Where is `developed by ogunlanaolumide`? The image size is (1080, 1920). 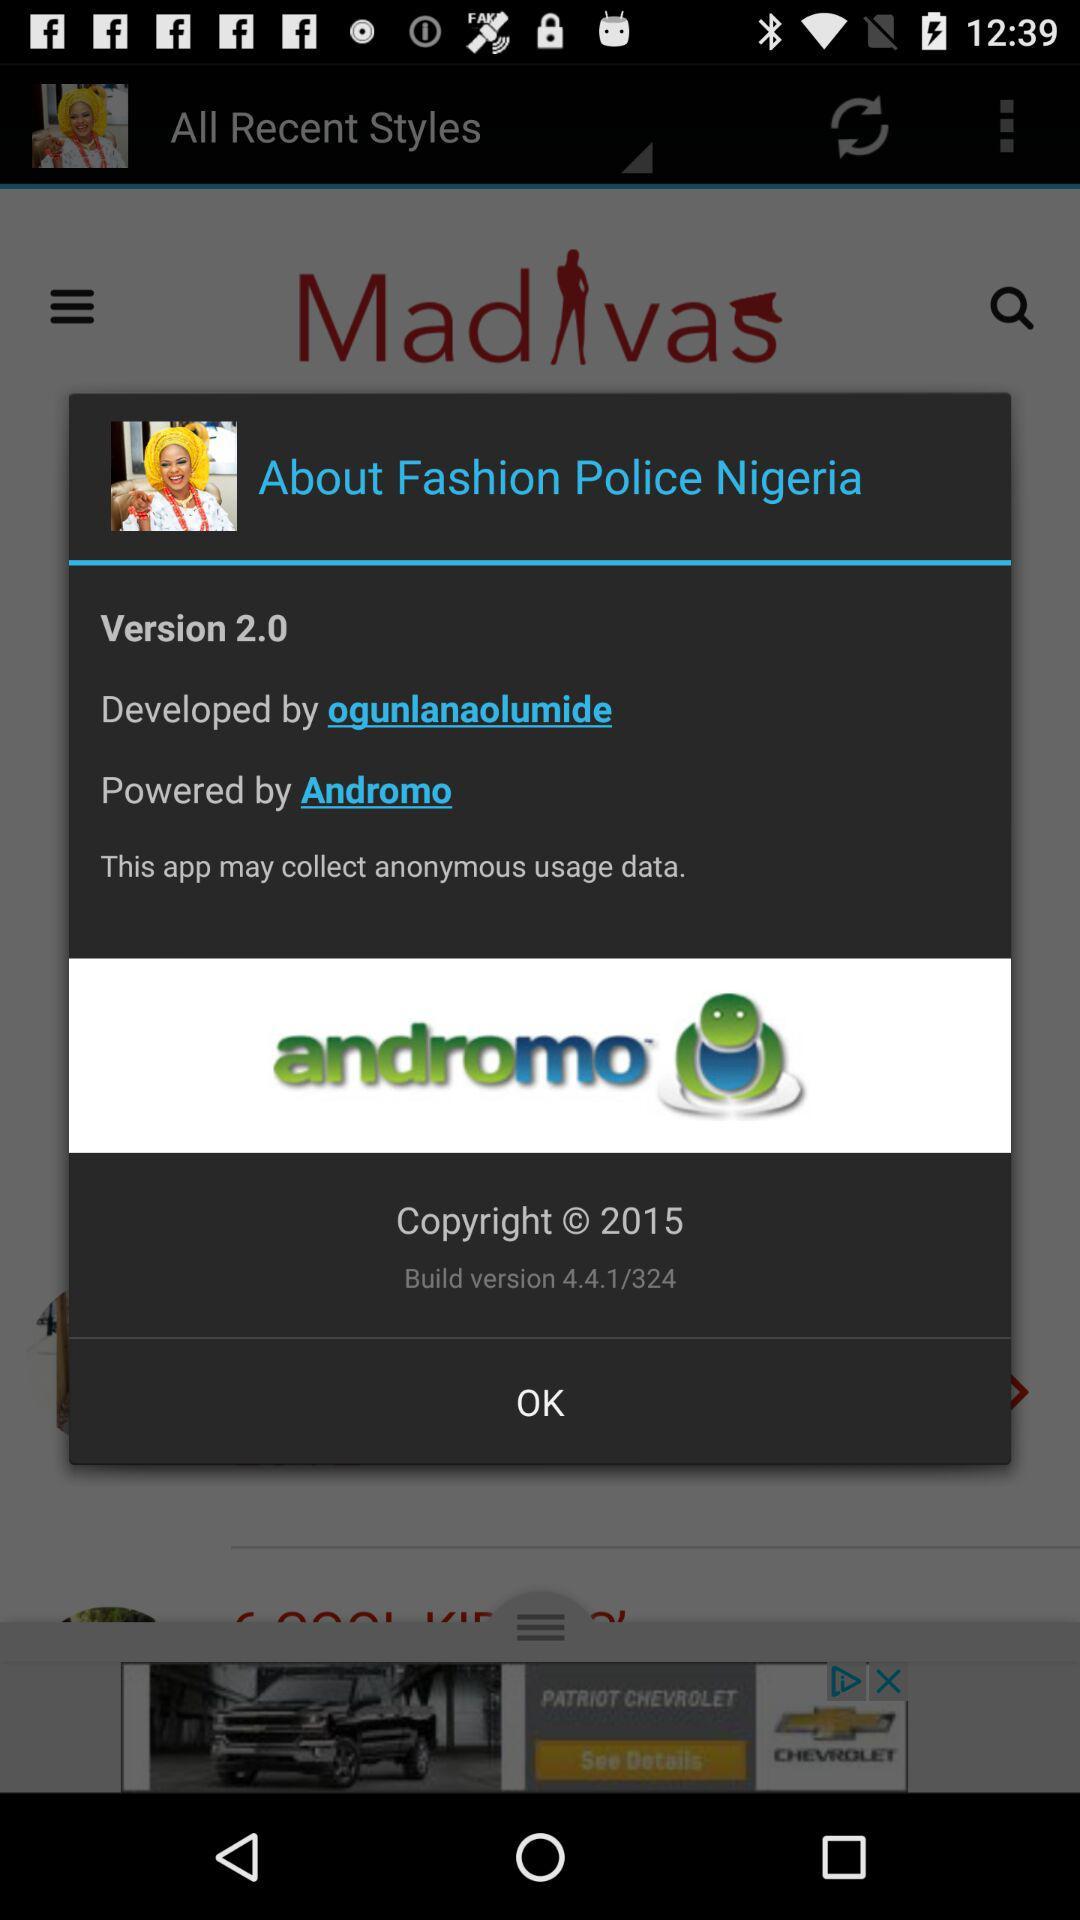
developed by ogunlanaolumide is located at coordinates (540, 722).